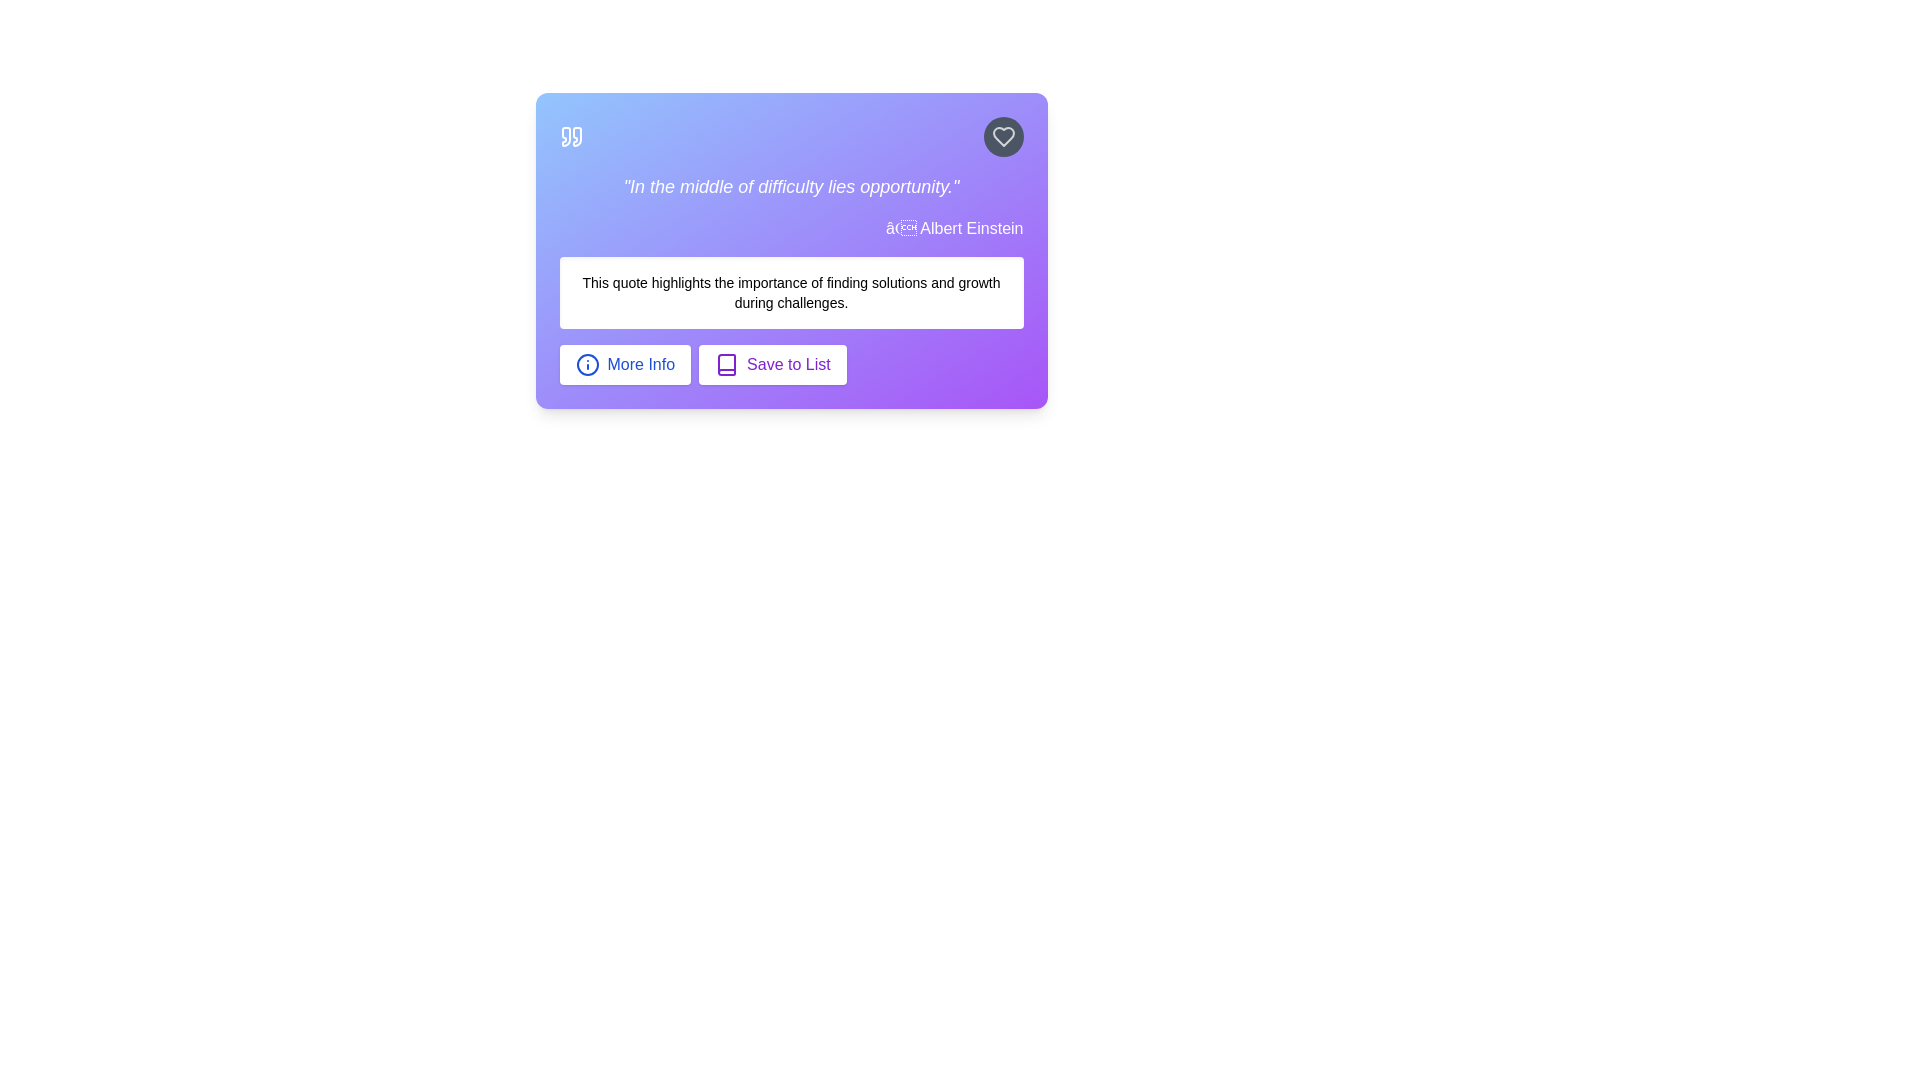 The image size is (1920, 1080). What do you see at coordinates (790, 186) in the screenshot?
I see `the static text element that presents an inspirational quote, located near the top-middle of the interface` at bounding box center [790, 186].